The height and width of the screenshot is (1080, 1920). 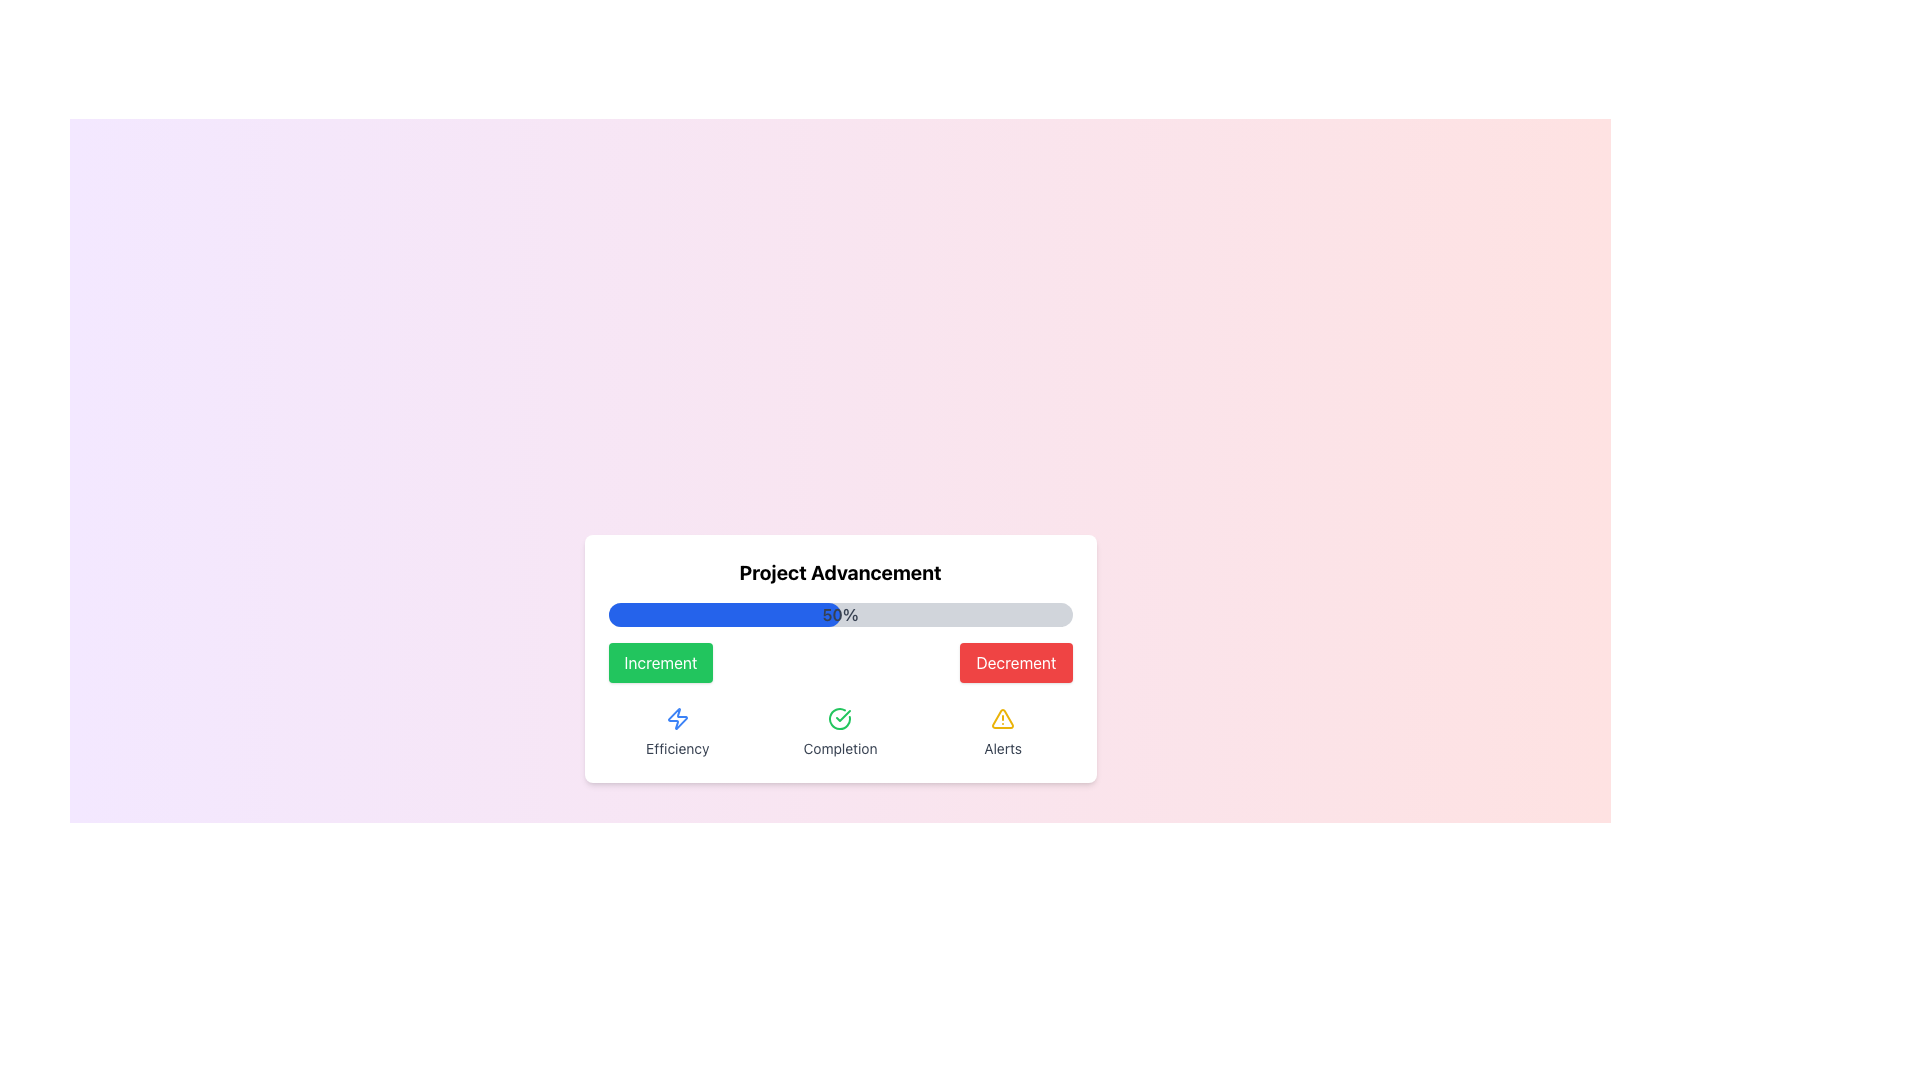 What do you see at coordinates (1003, 717) in the screenshot?
I see `the graphical icon that indicates an alert or warning, located at the bottom-right section of the interface, just below the 'Decrement' button` at bounding box center [1003, 717].